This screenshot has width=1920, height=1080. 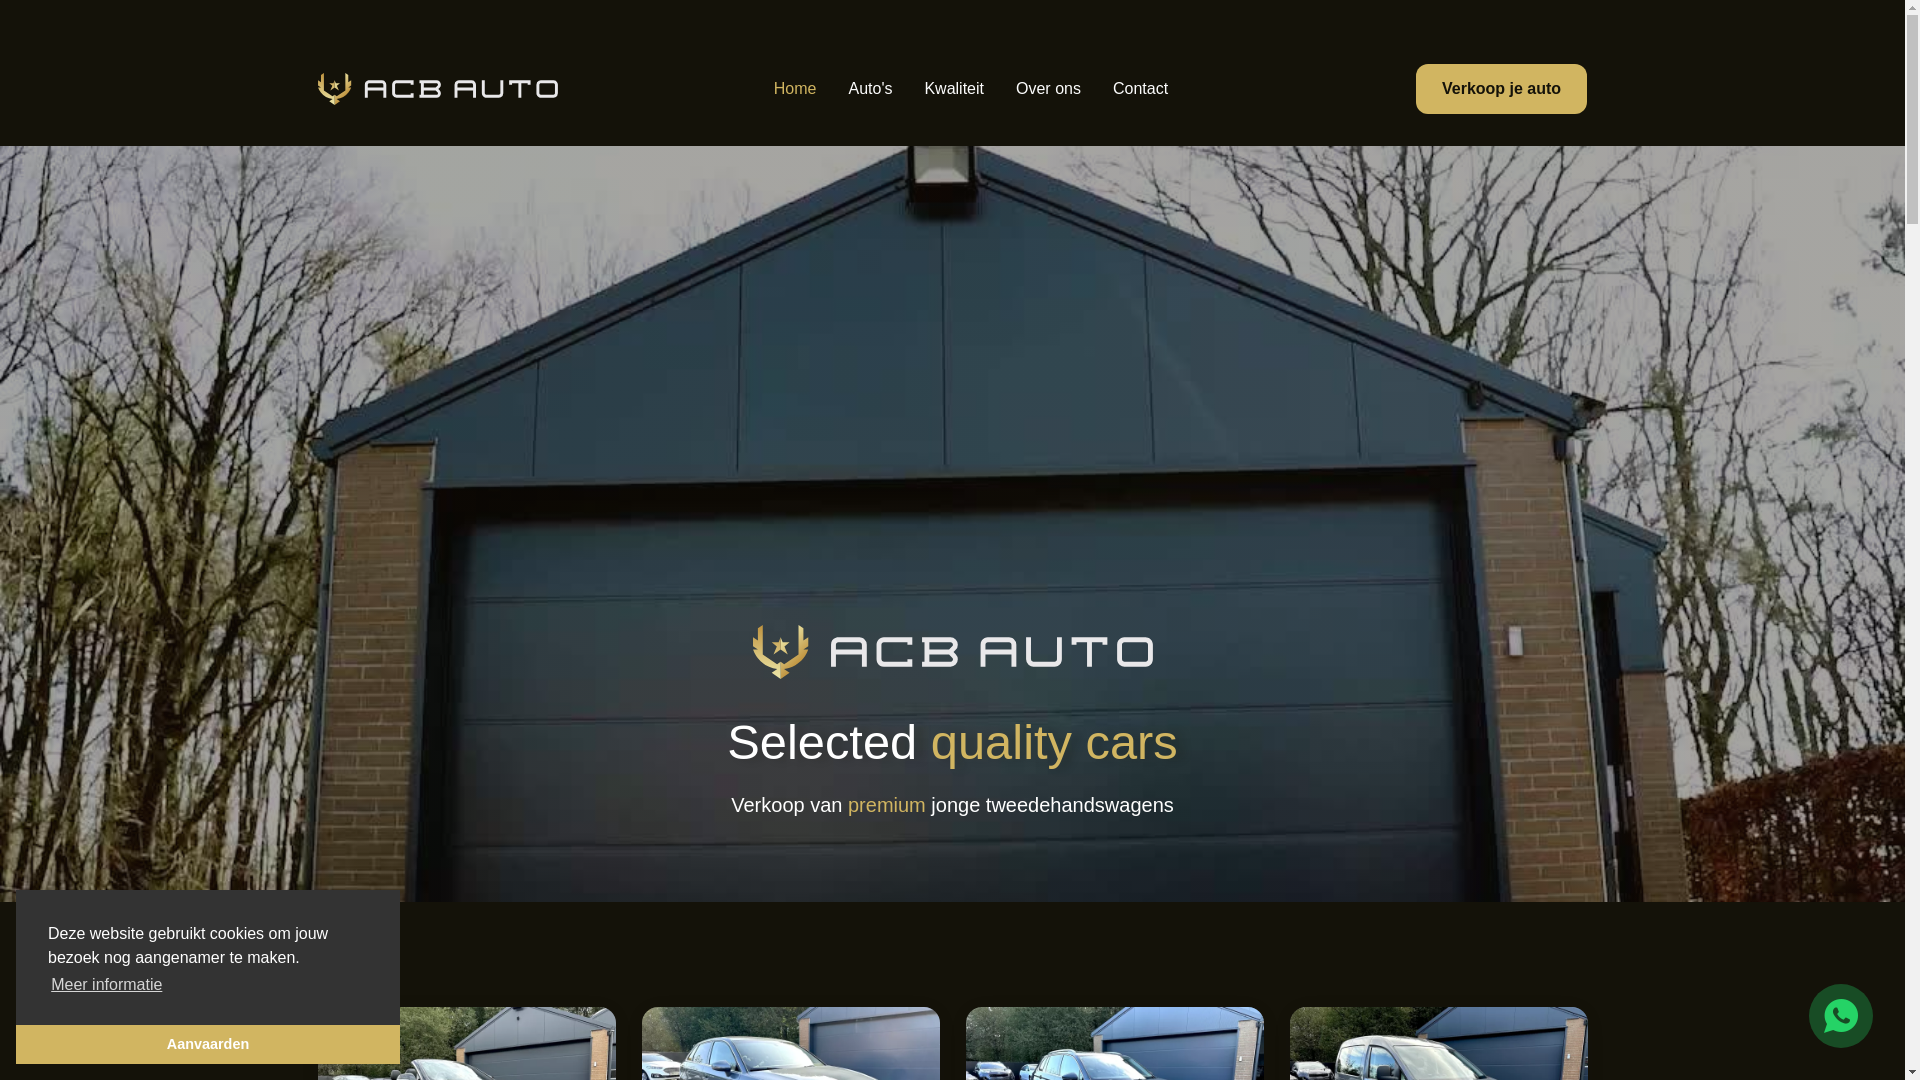 What do you see at coordinates (869, 87) in the screenshot?
I see `'Auto's'` at bounding box center [869, 87].